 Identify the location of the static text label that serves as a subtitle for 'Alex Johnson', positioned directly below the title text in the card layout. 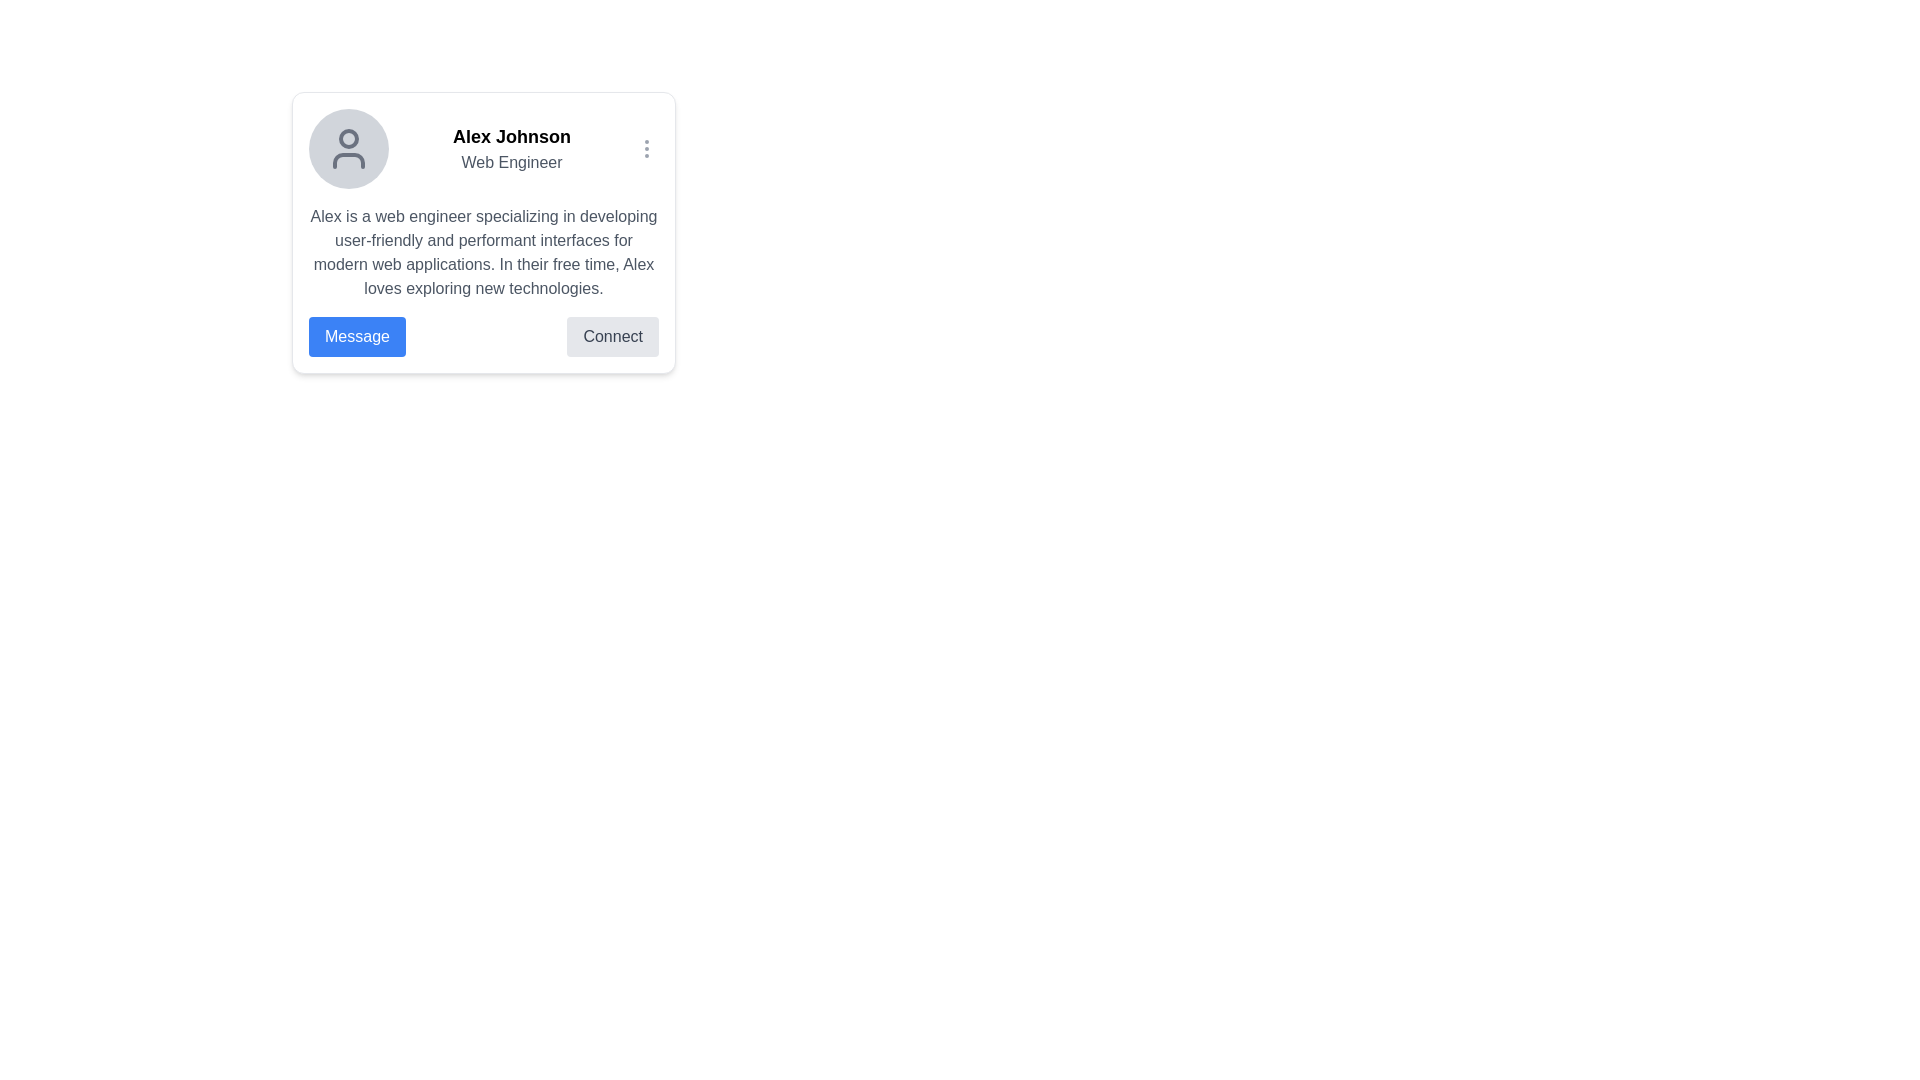
(512, 161).